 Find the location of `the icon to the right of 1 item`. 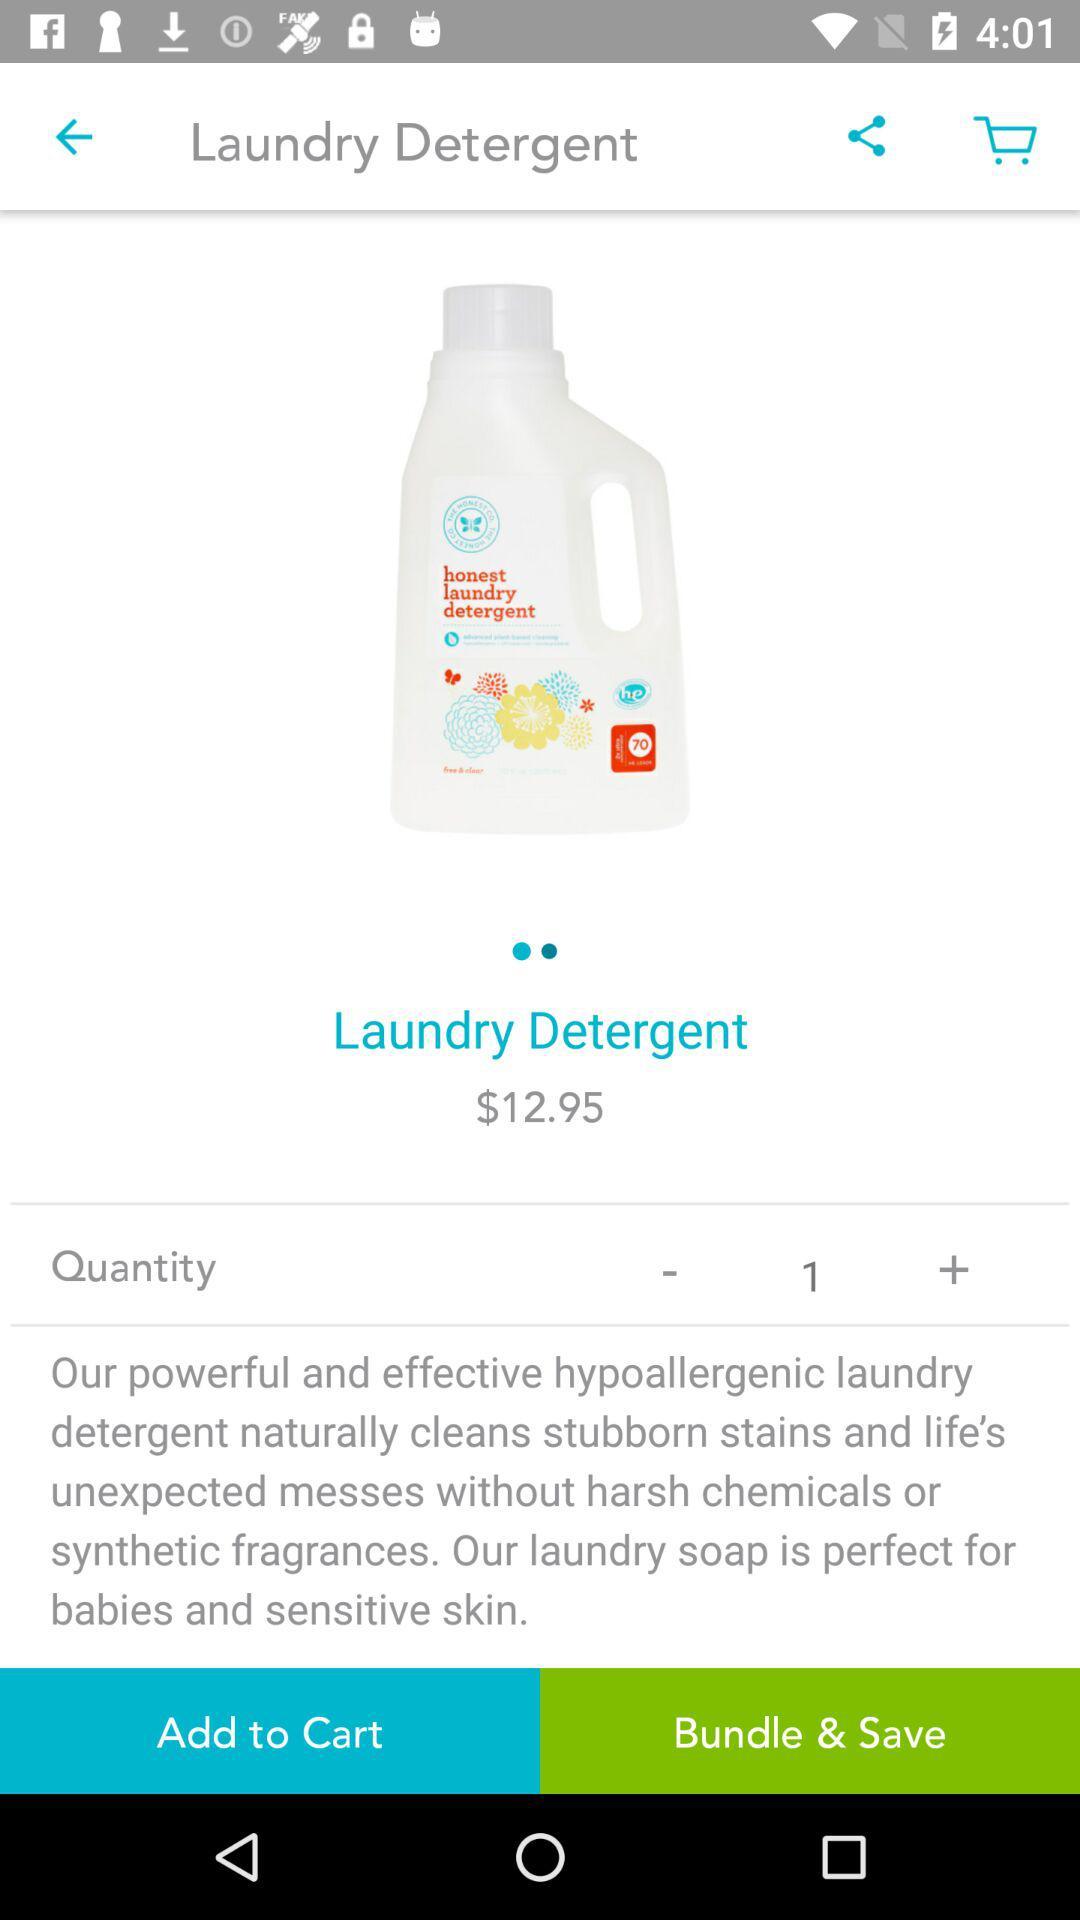

the icon to the right of 1 item is located at coordinates (952, 1263).